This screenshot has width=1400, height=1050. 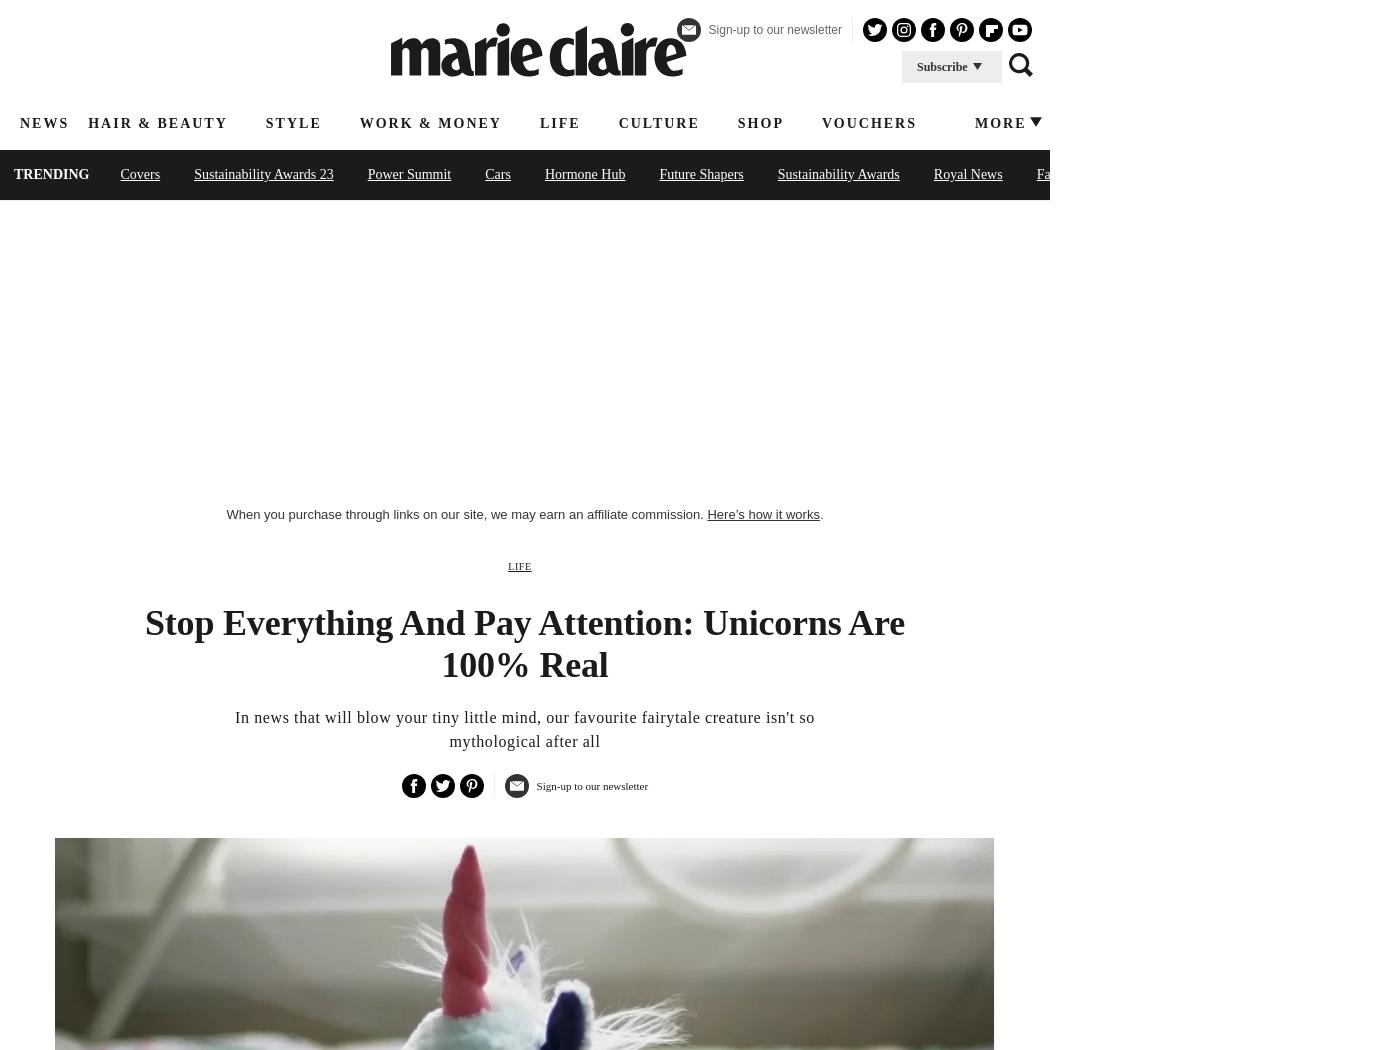 What do you see at coordinates (524, 728) in the screenshot?
I see `'In news that will blow your tiny little mind, our favourite fairytale creature isn't so mythological after all'` at bounding box center [524, 728].